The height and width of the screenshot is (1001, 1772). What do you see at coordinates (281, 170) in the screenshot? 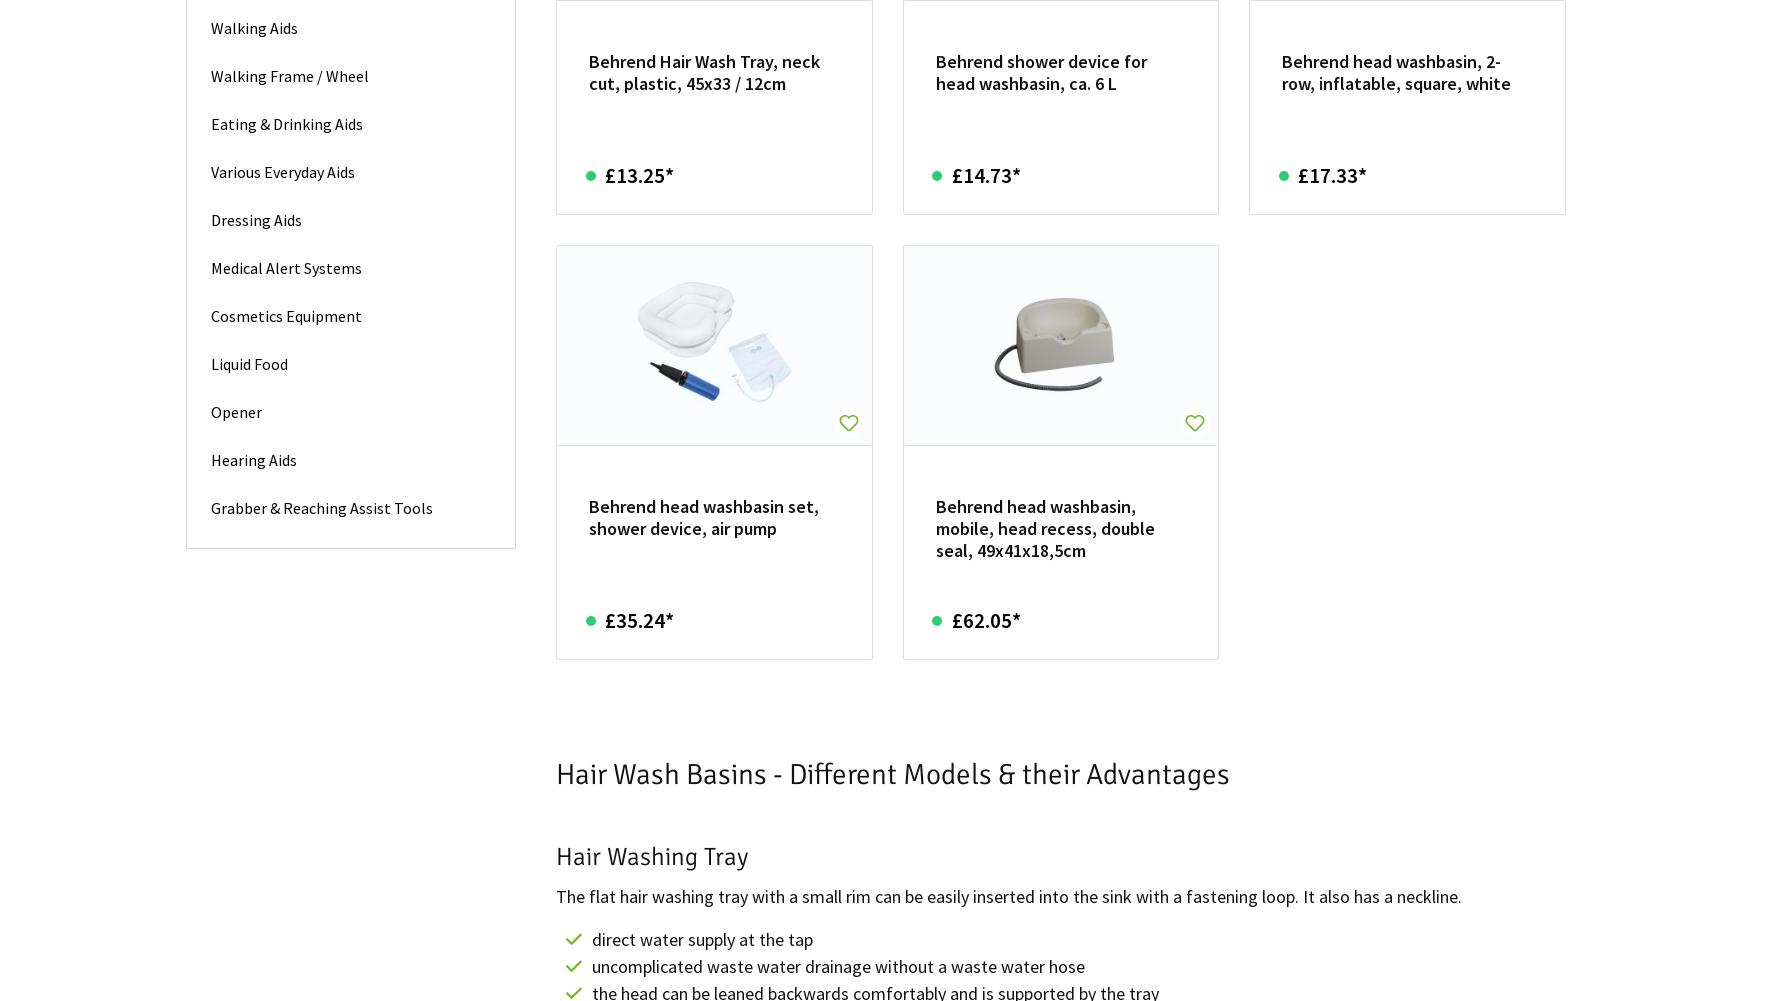
I see `'Various Everyday Aids'` at bounding box center [281, 170].